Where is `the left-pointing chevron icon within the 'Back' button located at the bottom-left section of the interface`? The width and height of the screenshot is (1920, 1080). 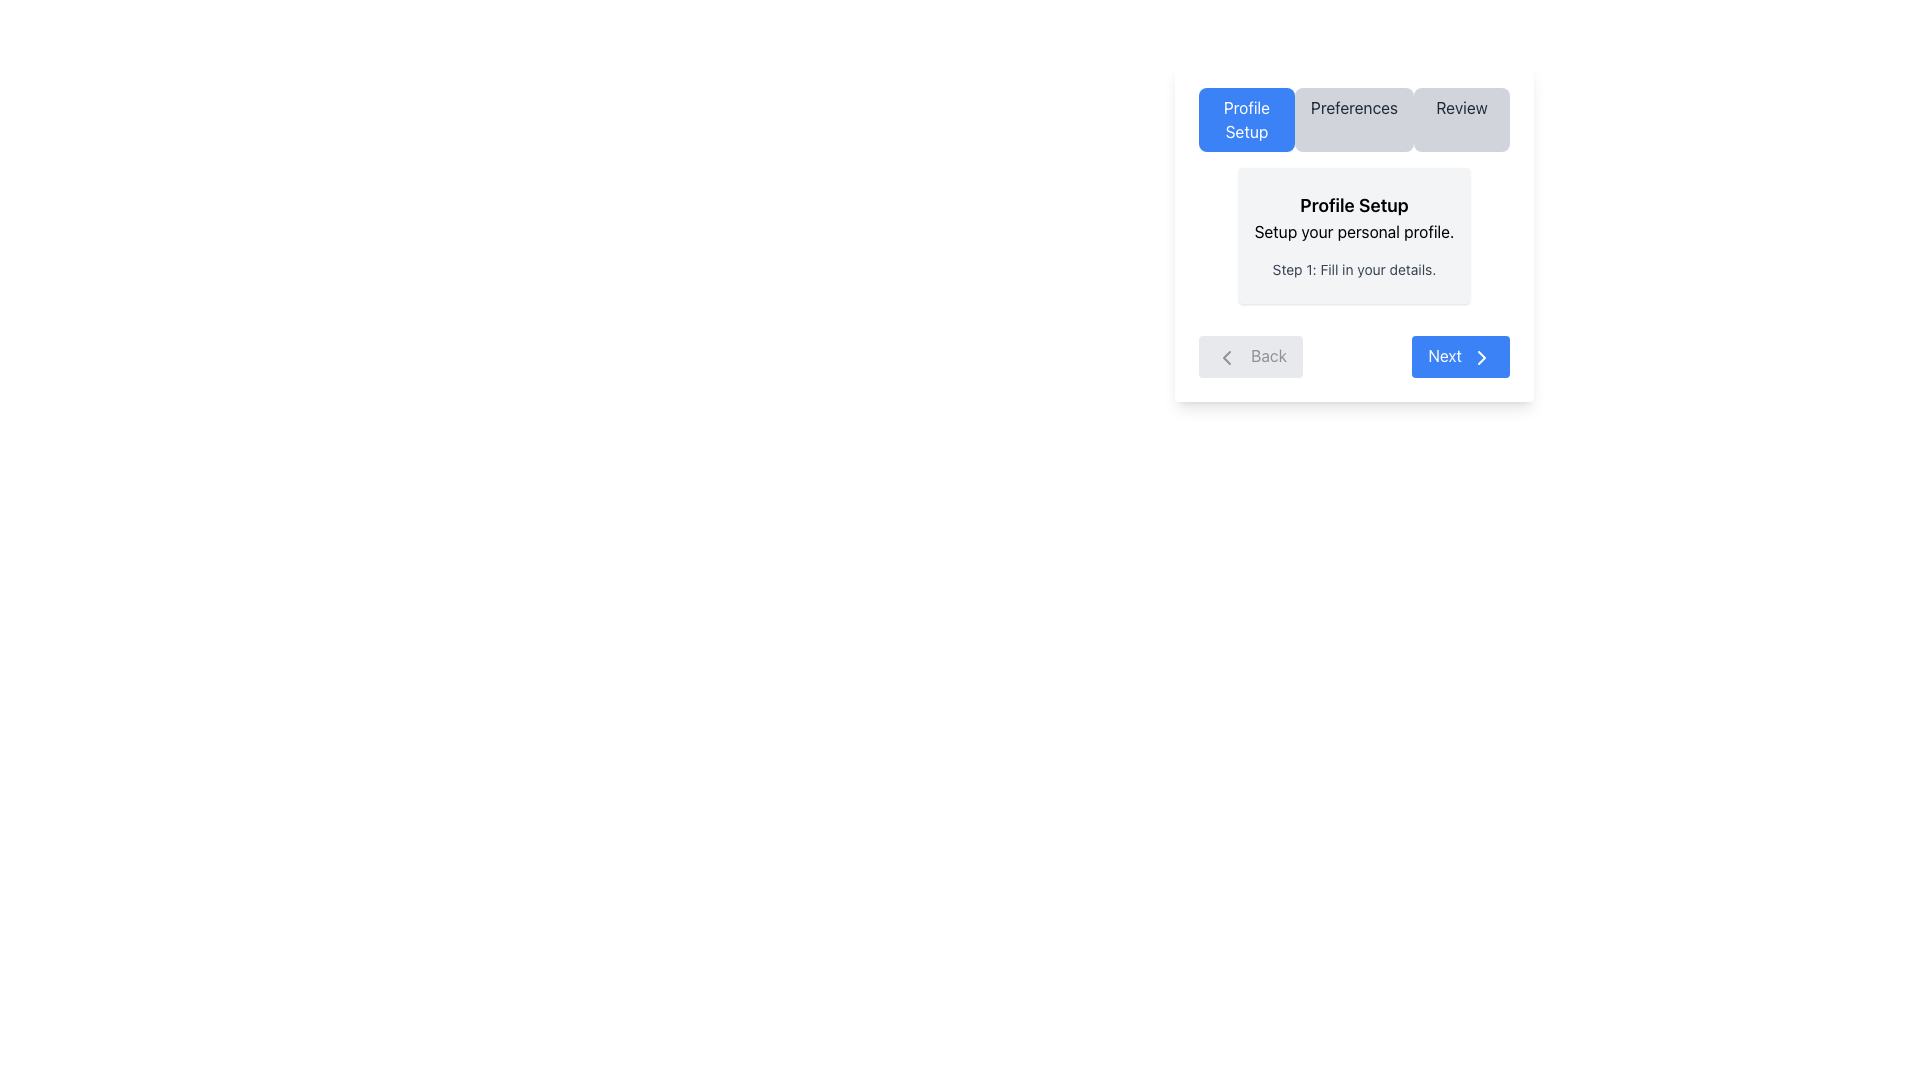
the left-pointing chevron icon within the 'Back' button located at the bottom-left section of the interface is located at coordinates (1226, 356).